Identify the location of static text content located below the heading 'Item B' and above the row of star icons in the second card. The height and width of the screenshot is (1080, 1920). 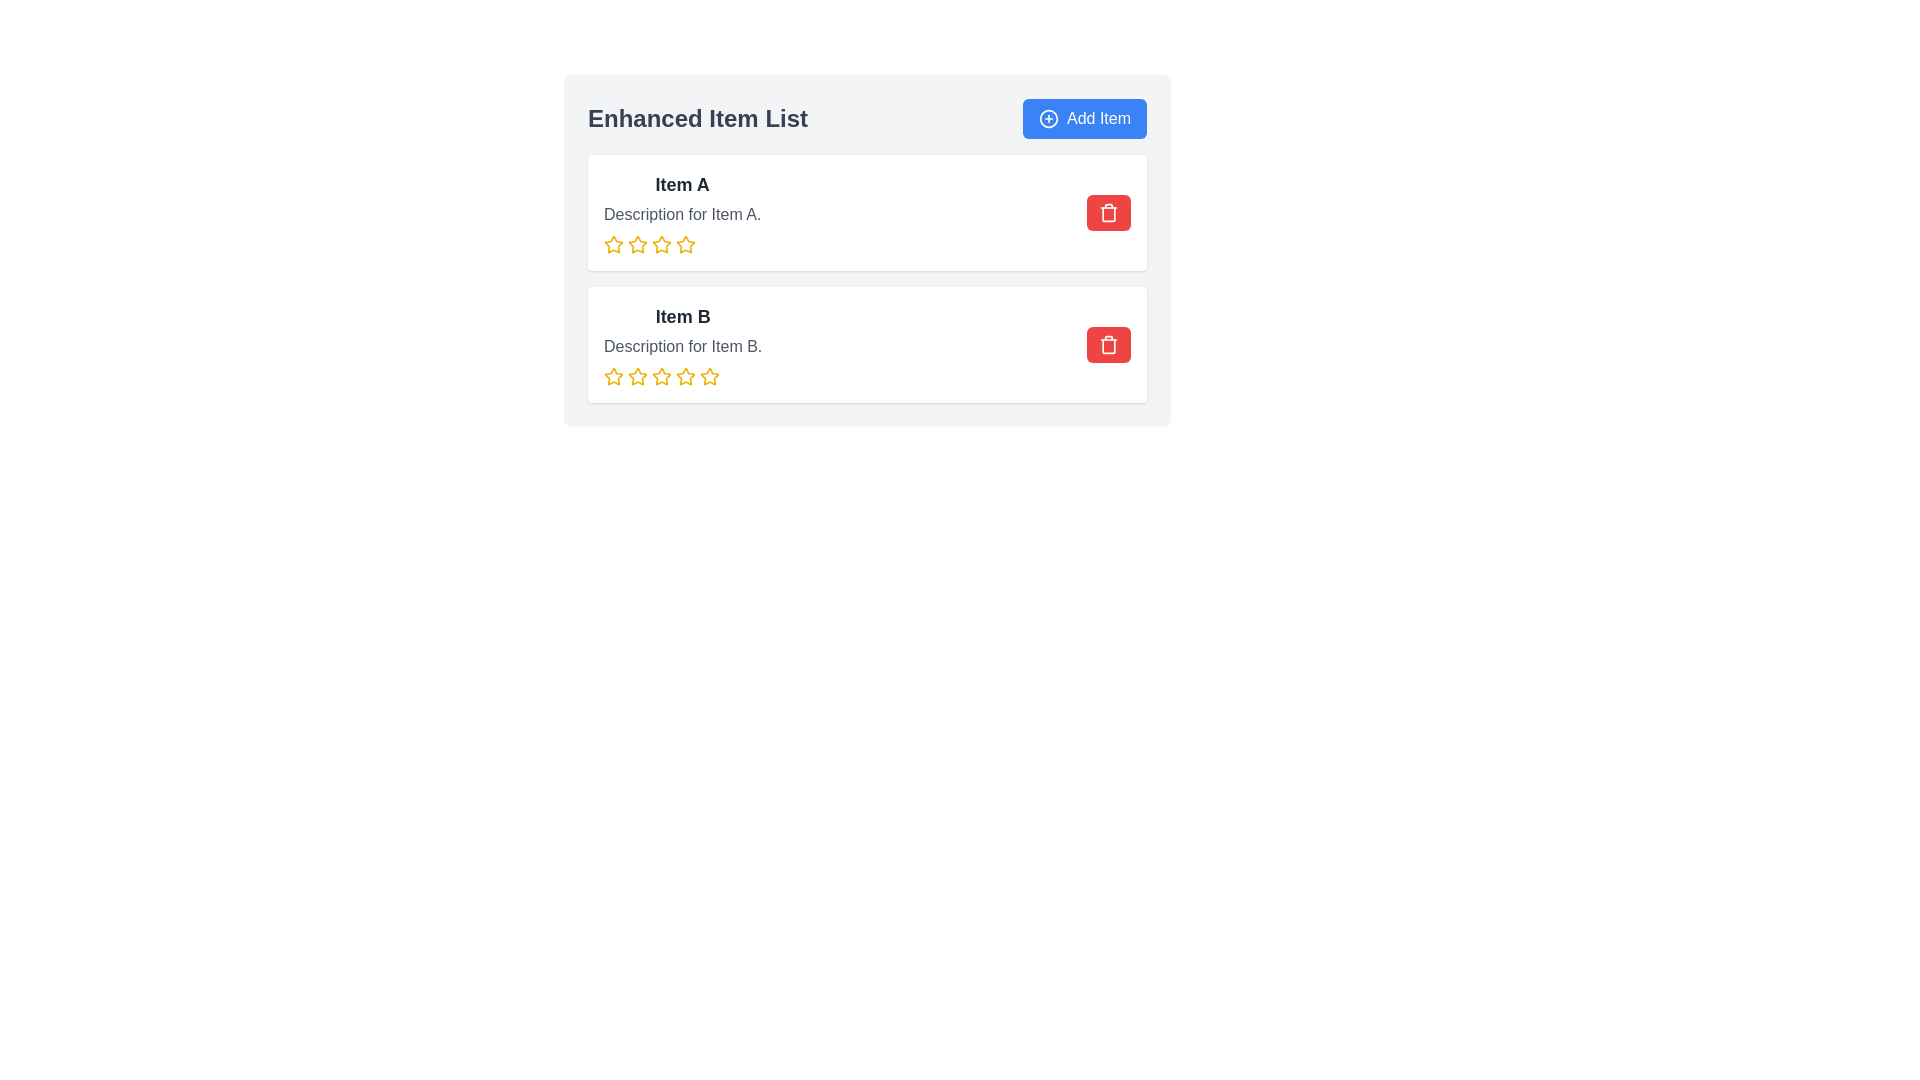
(683, 346).